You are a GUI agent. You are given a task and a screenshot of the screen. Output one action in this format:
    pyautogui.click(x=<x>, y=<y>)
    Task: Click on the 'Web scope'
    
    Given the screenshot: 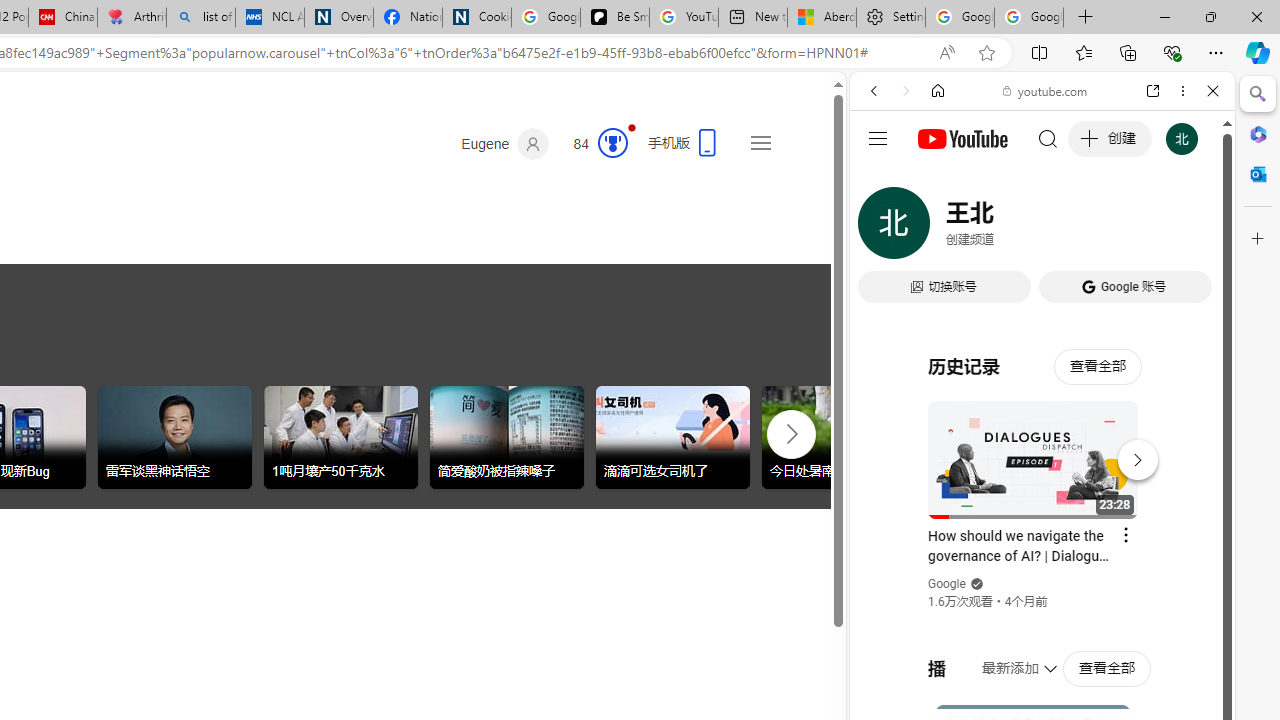 What is the action you would take?
    pyautogui.click(x=881, y=180)
    